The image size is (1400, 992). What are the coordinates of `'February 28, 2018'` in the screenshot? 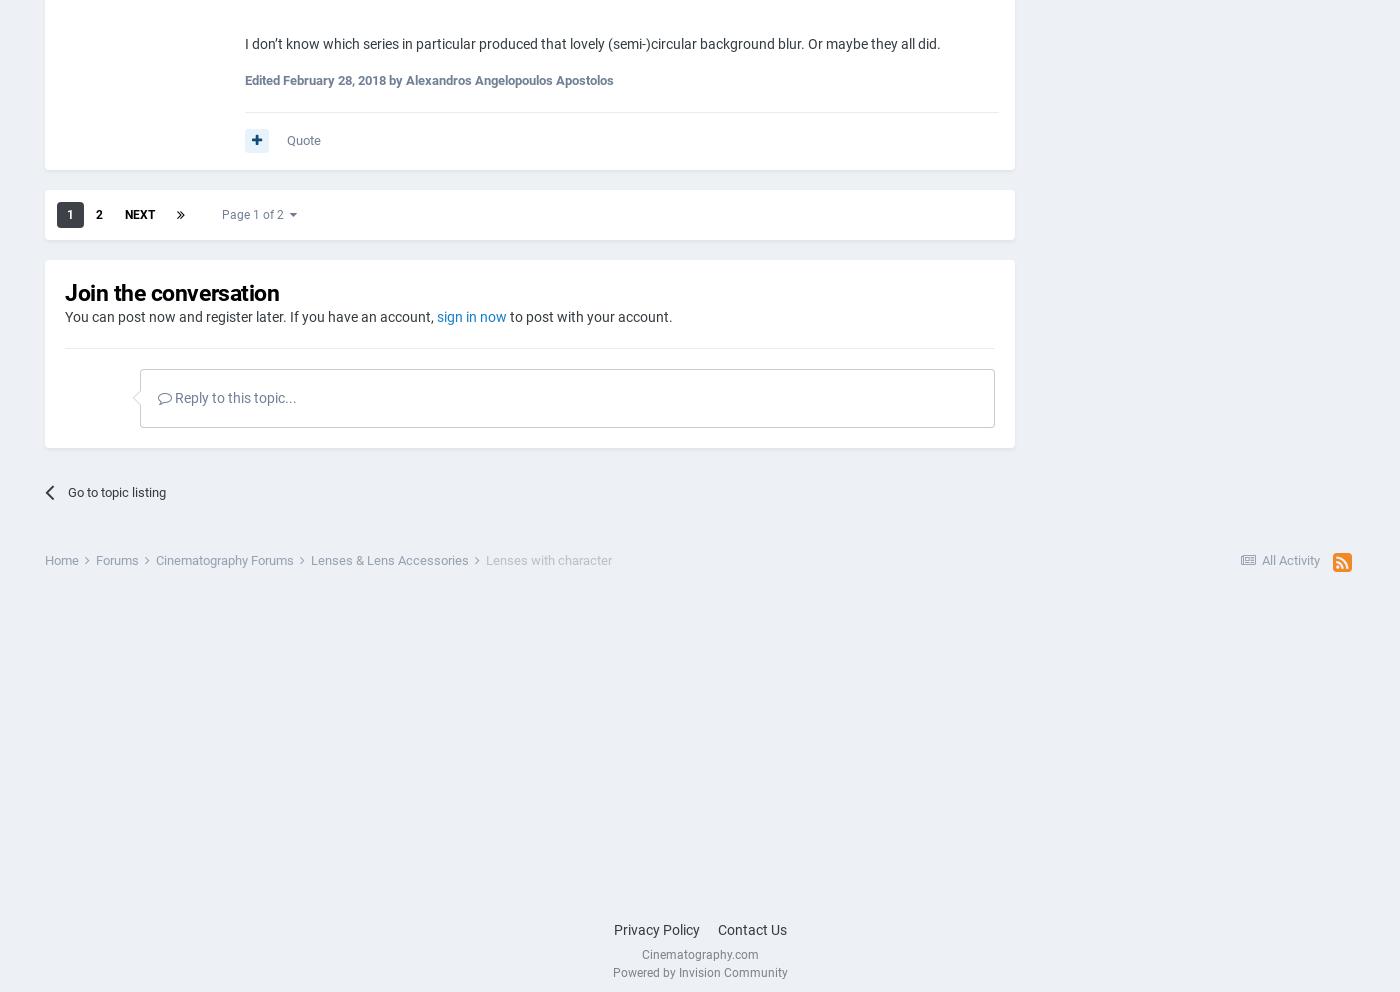 It's located at (282, 80).